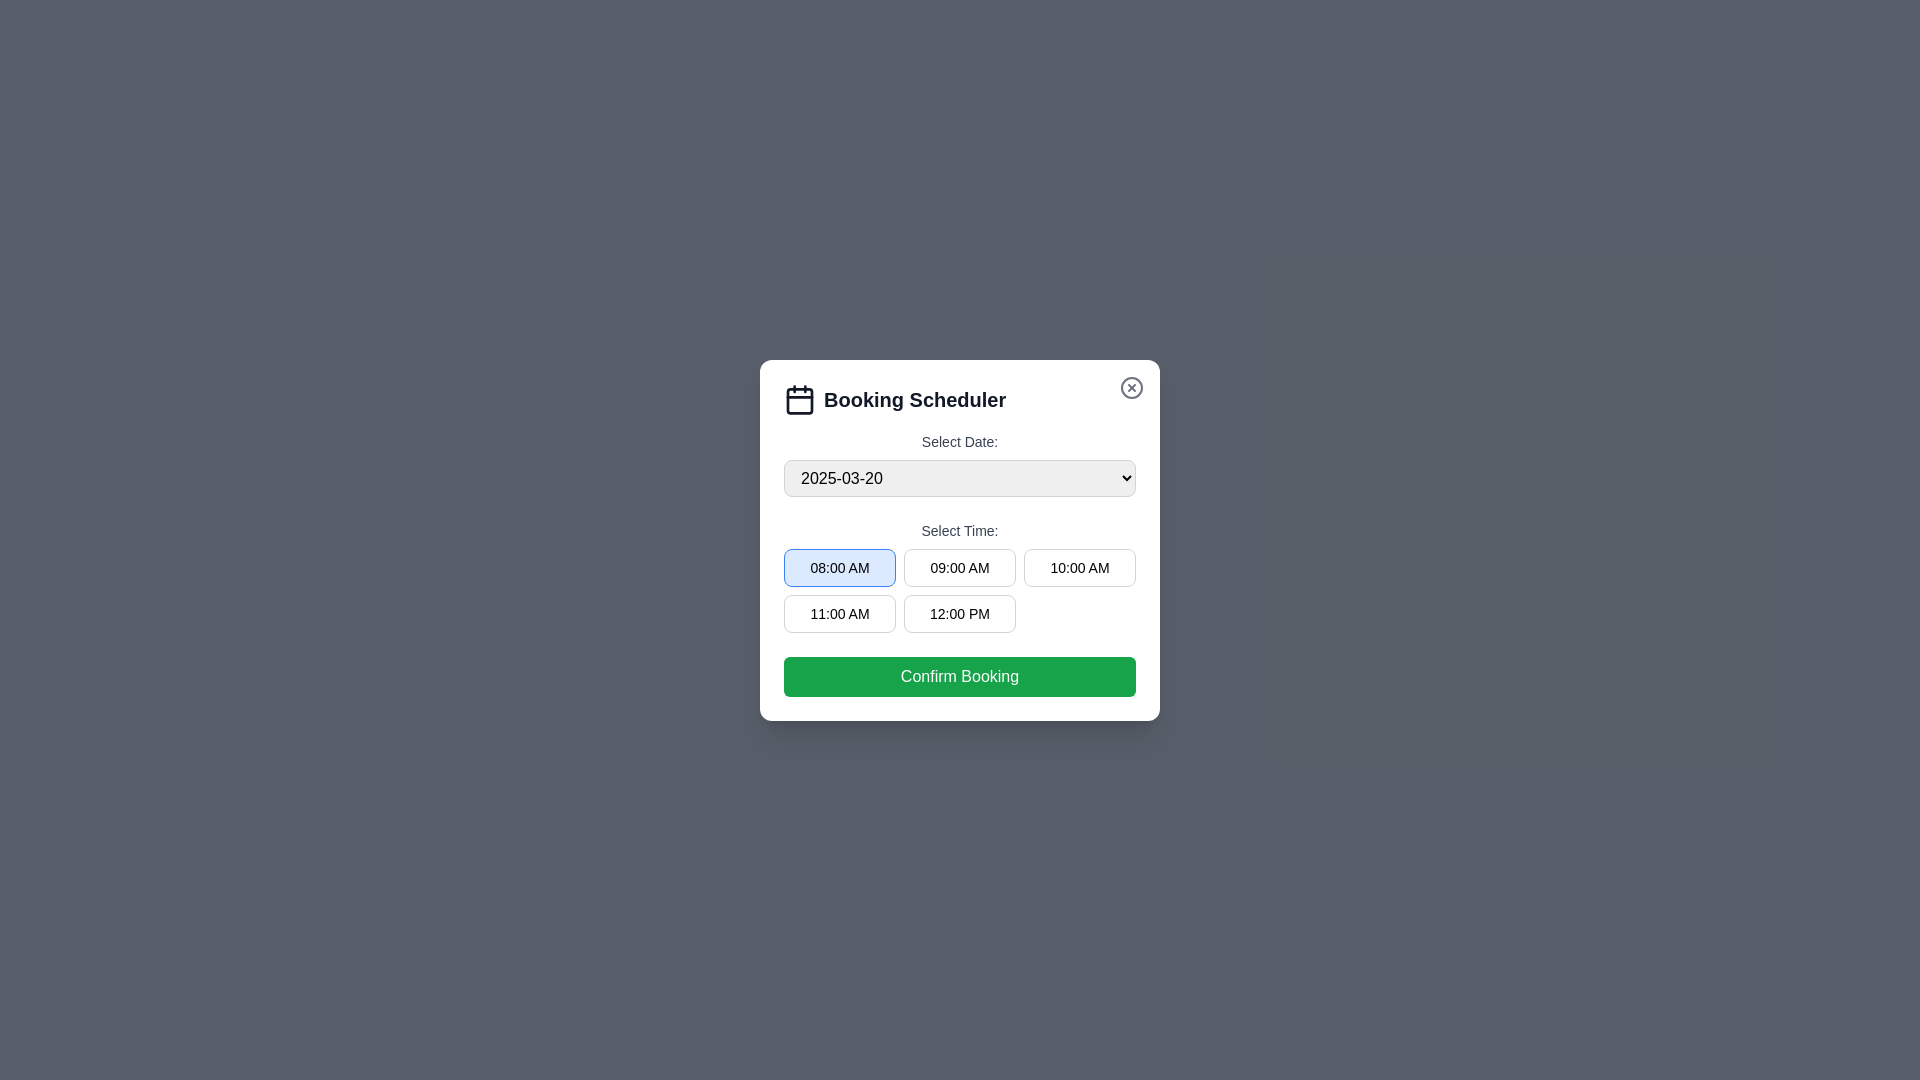 This screenshot has width=1920, height=1080. Describe the element at coordinates (960, 589) in the screenshot. I see `the '09:00 AM' time selection button located below the 'Select Time:' label, which is the second button` at that location.